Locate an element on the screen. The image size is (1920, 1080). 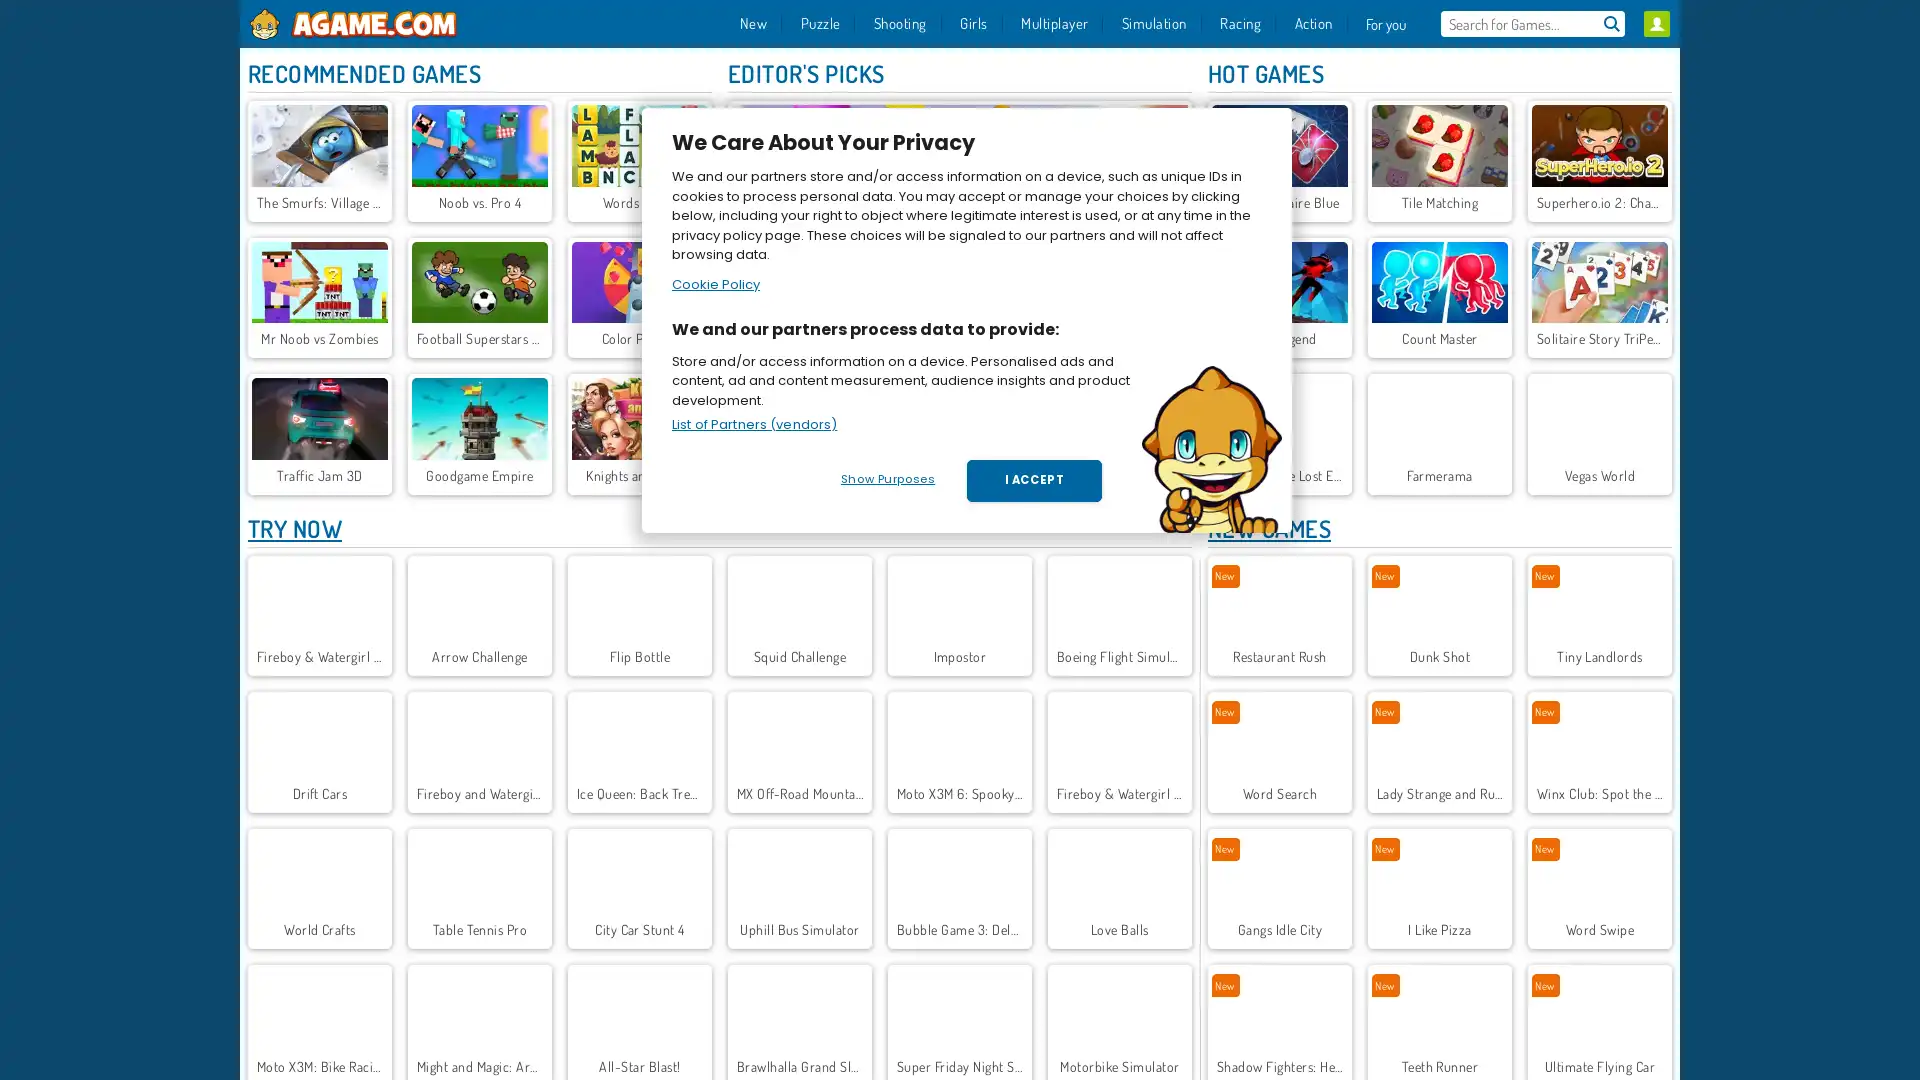
List of Partners (vendors) is located at coordinates (753, 423).